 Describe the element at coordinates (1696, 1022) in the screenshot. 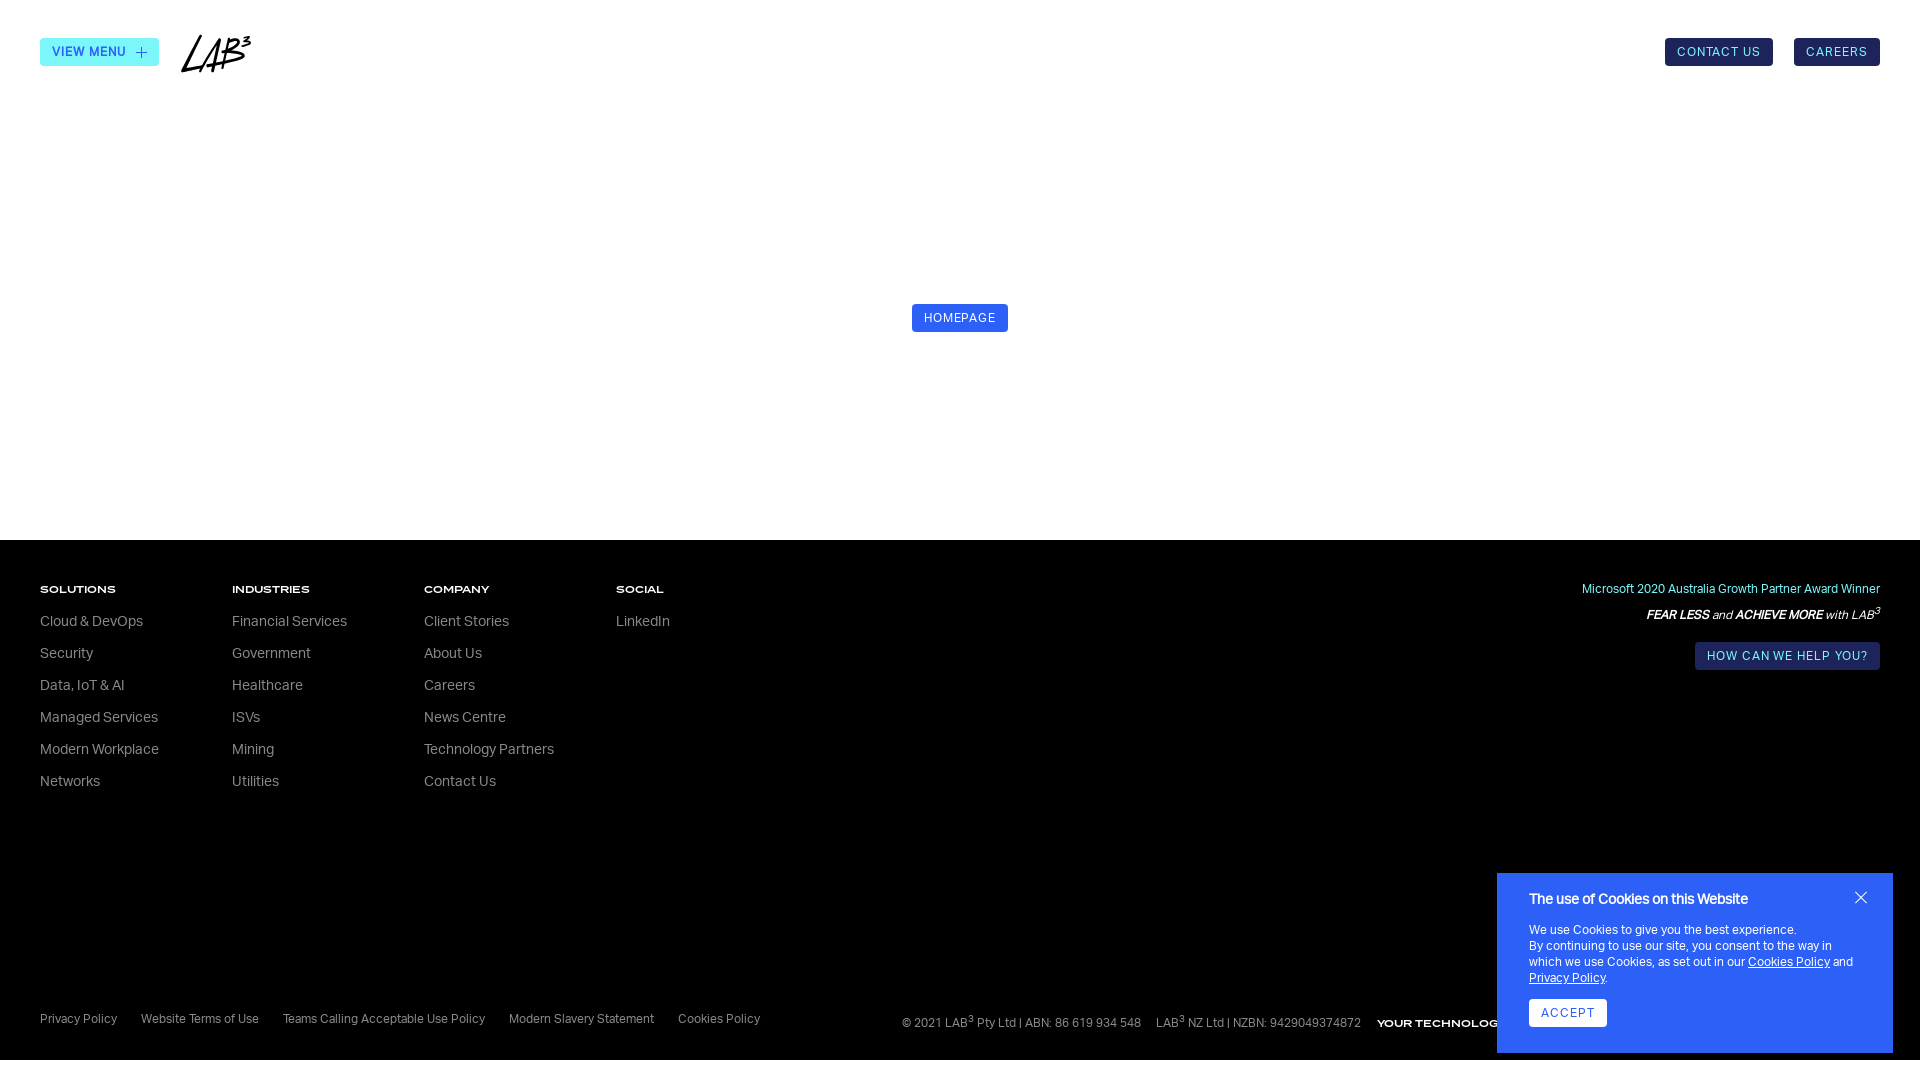

I see `'Digital Agency Melbourne'` at that location.